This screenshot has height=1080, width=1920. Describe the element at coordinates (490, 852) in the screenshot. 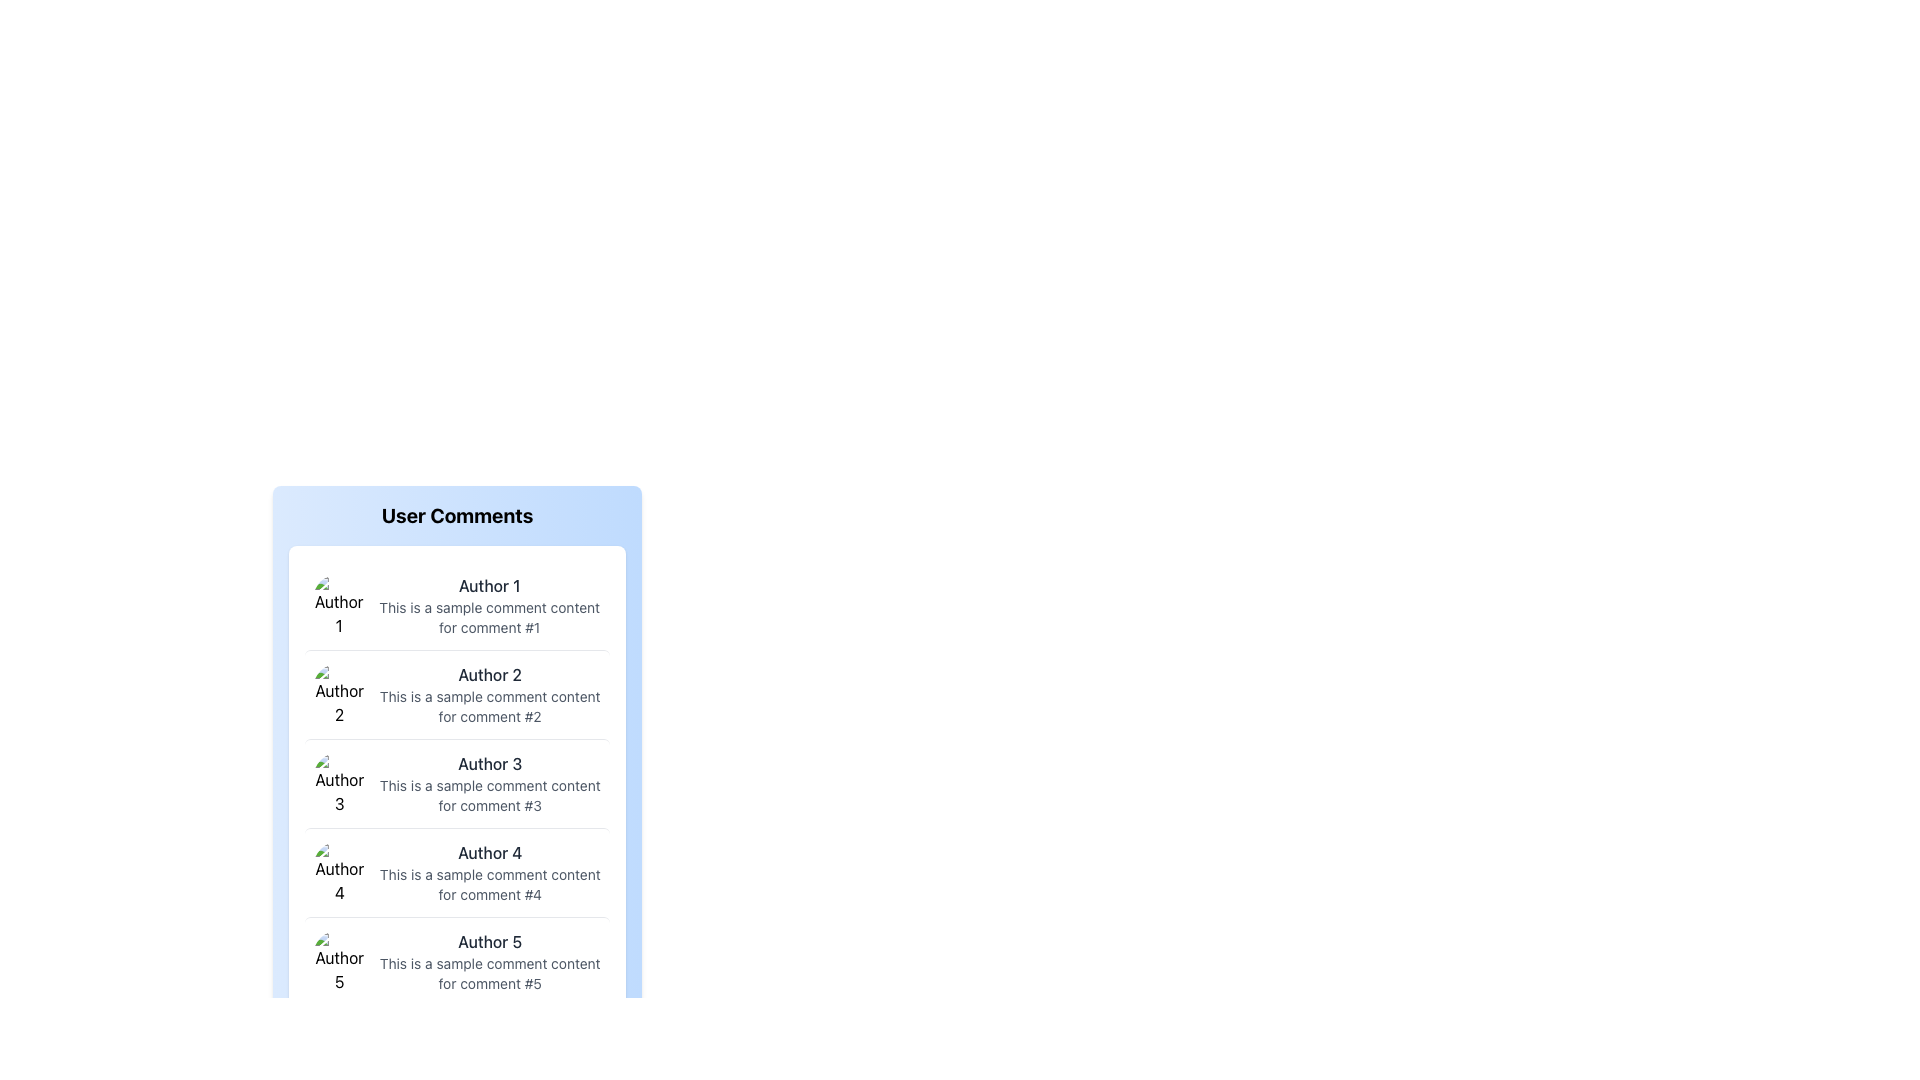

I see `the text label displaying the author name 'Author 4' for the related comment in the 'User Comments' section` at that location.